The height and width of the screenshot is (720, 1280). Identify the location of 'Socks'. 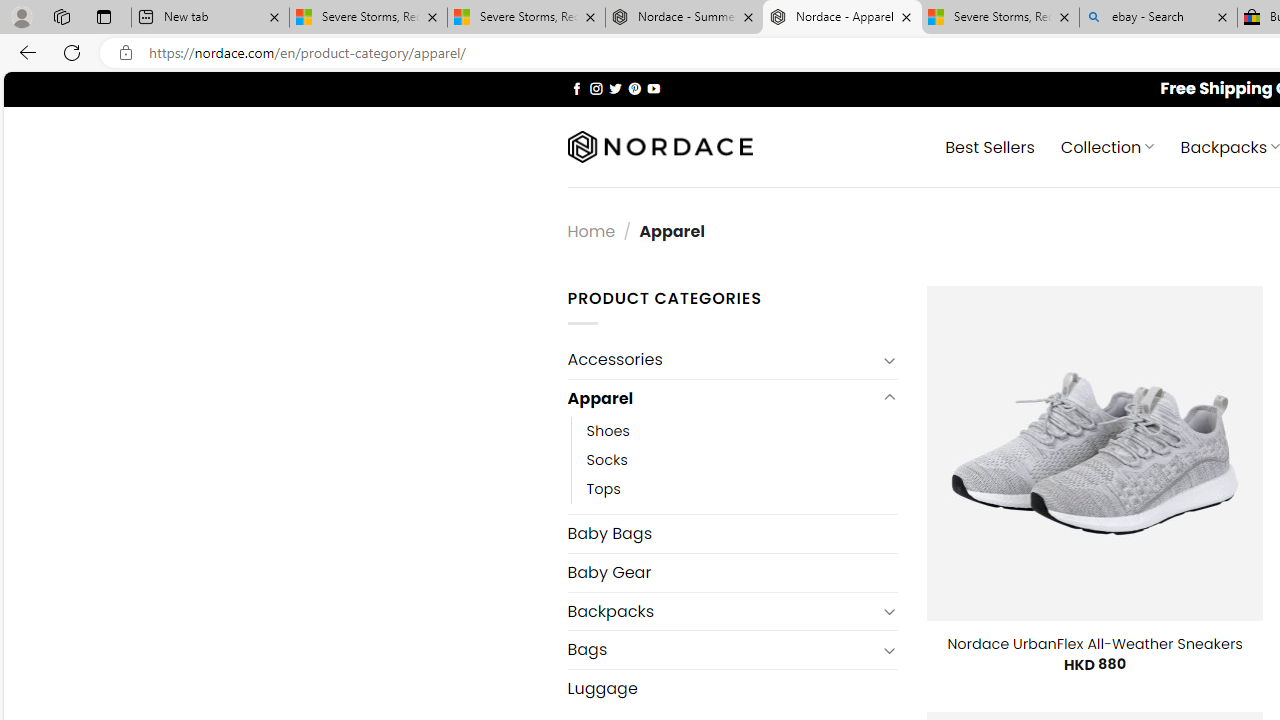
(741, 460).